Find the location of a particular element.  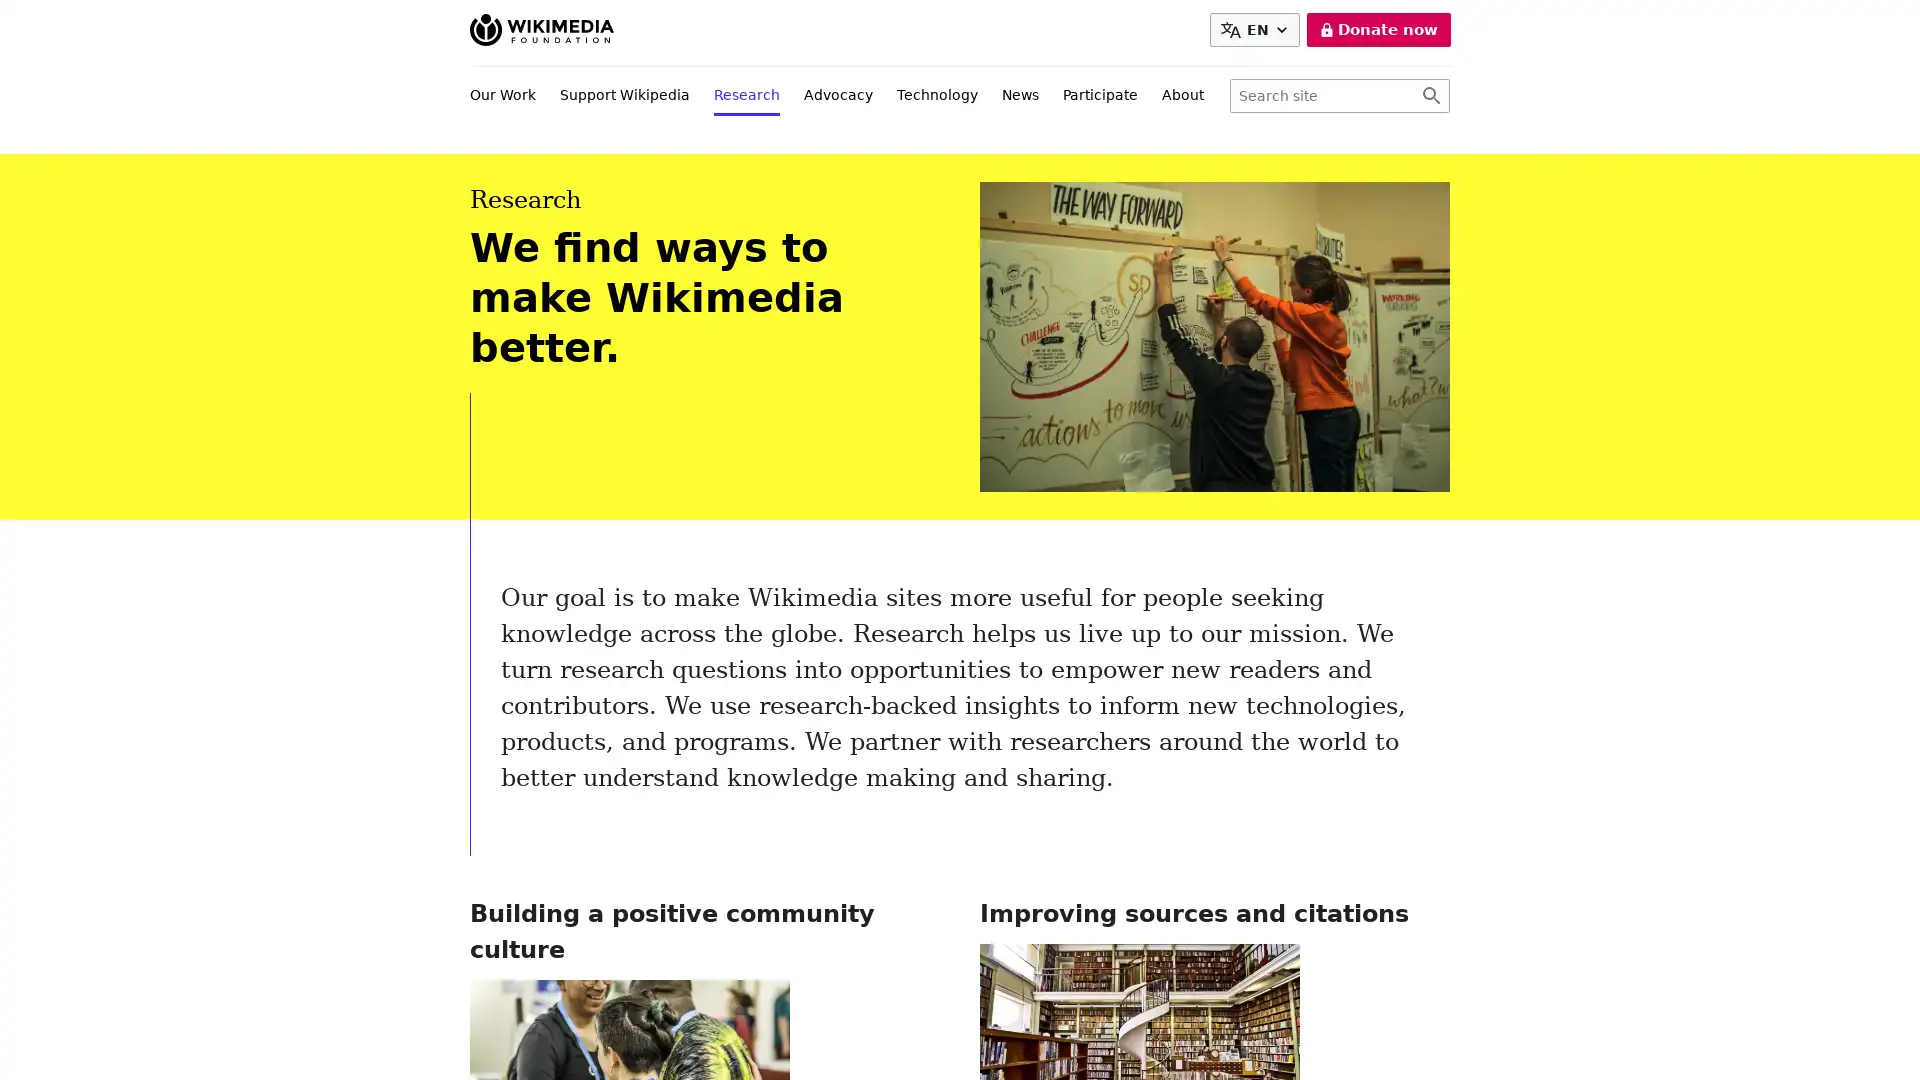

CURRENT LANGUAGE: EN is located at coordinates (1257, 30).